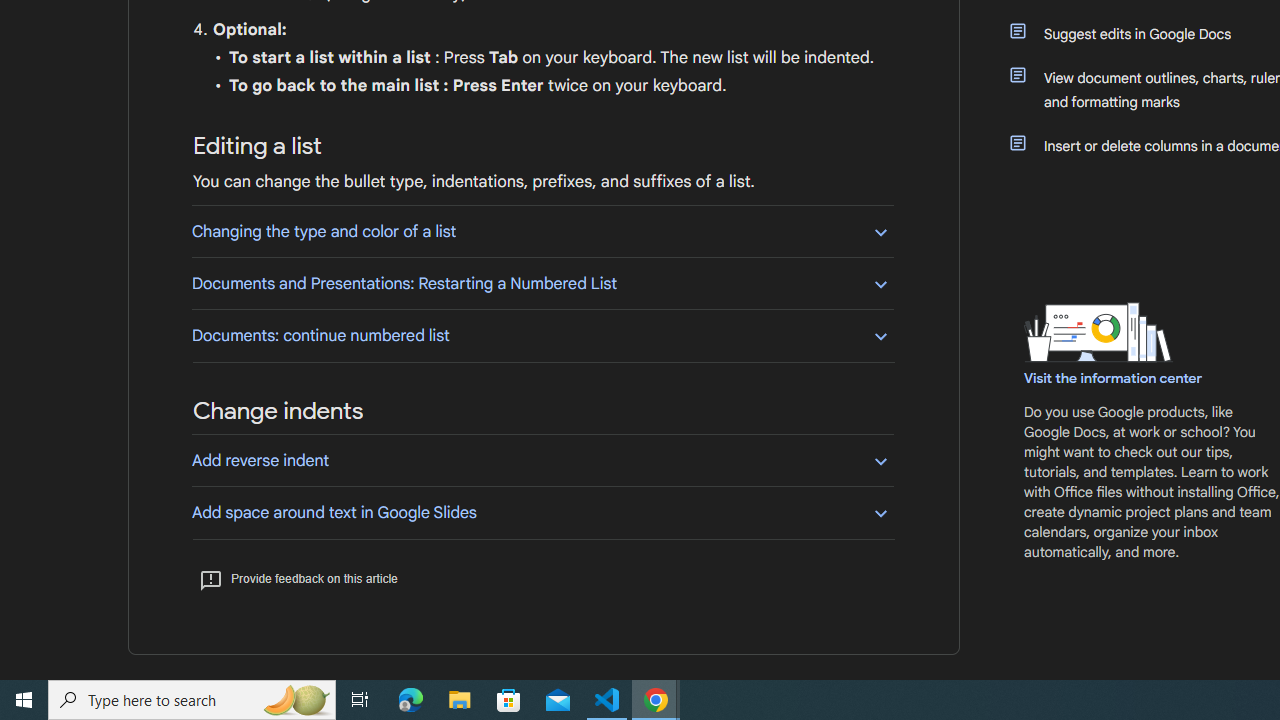  What do you see at coordinates (297, 578) in the screenshot?
I see `'Provide feedback on this article'` at bounding box center [297, 578].